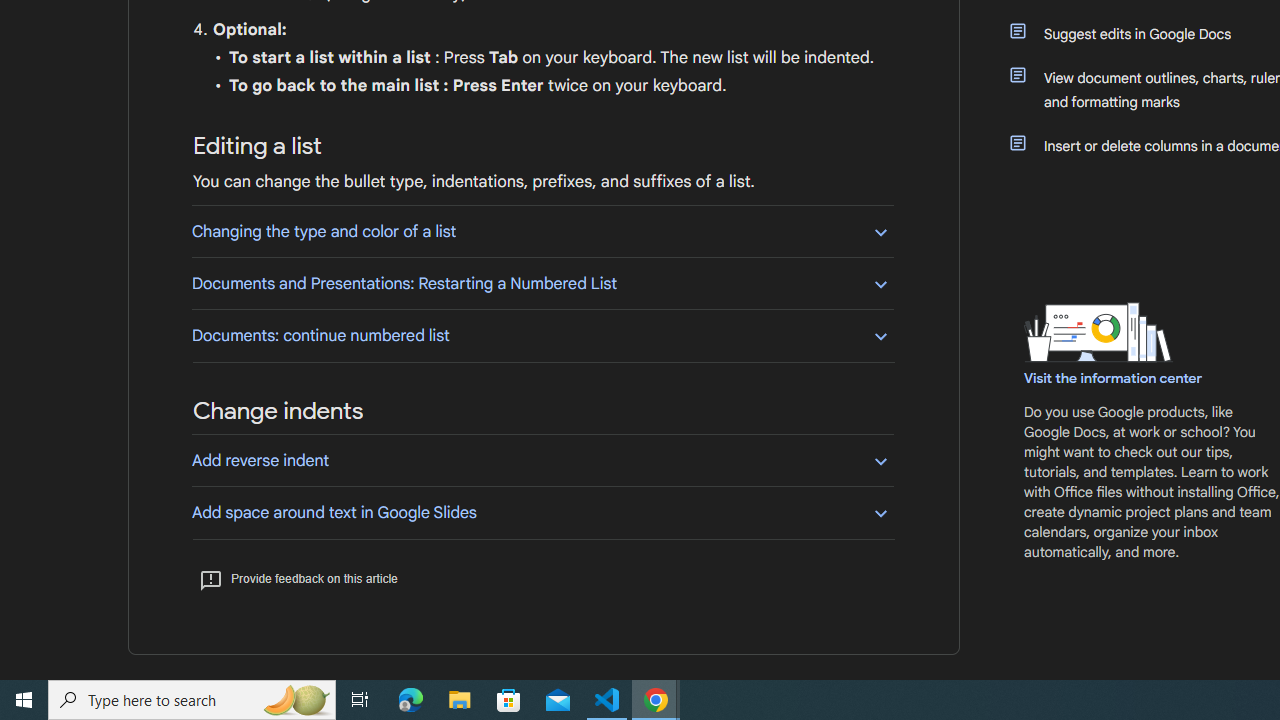  What do you see at coordinates (297, 578) in the screenshot?
I see `'Provide feedback on this article'` at bounding box center [297, 578].